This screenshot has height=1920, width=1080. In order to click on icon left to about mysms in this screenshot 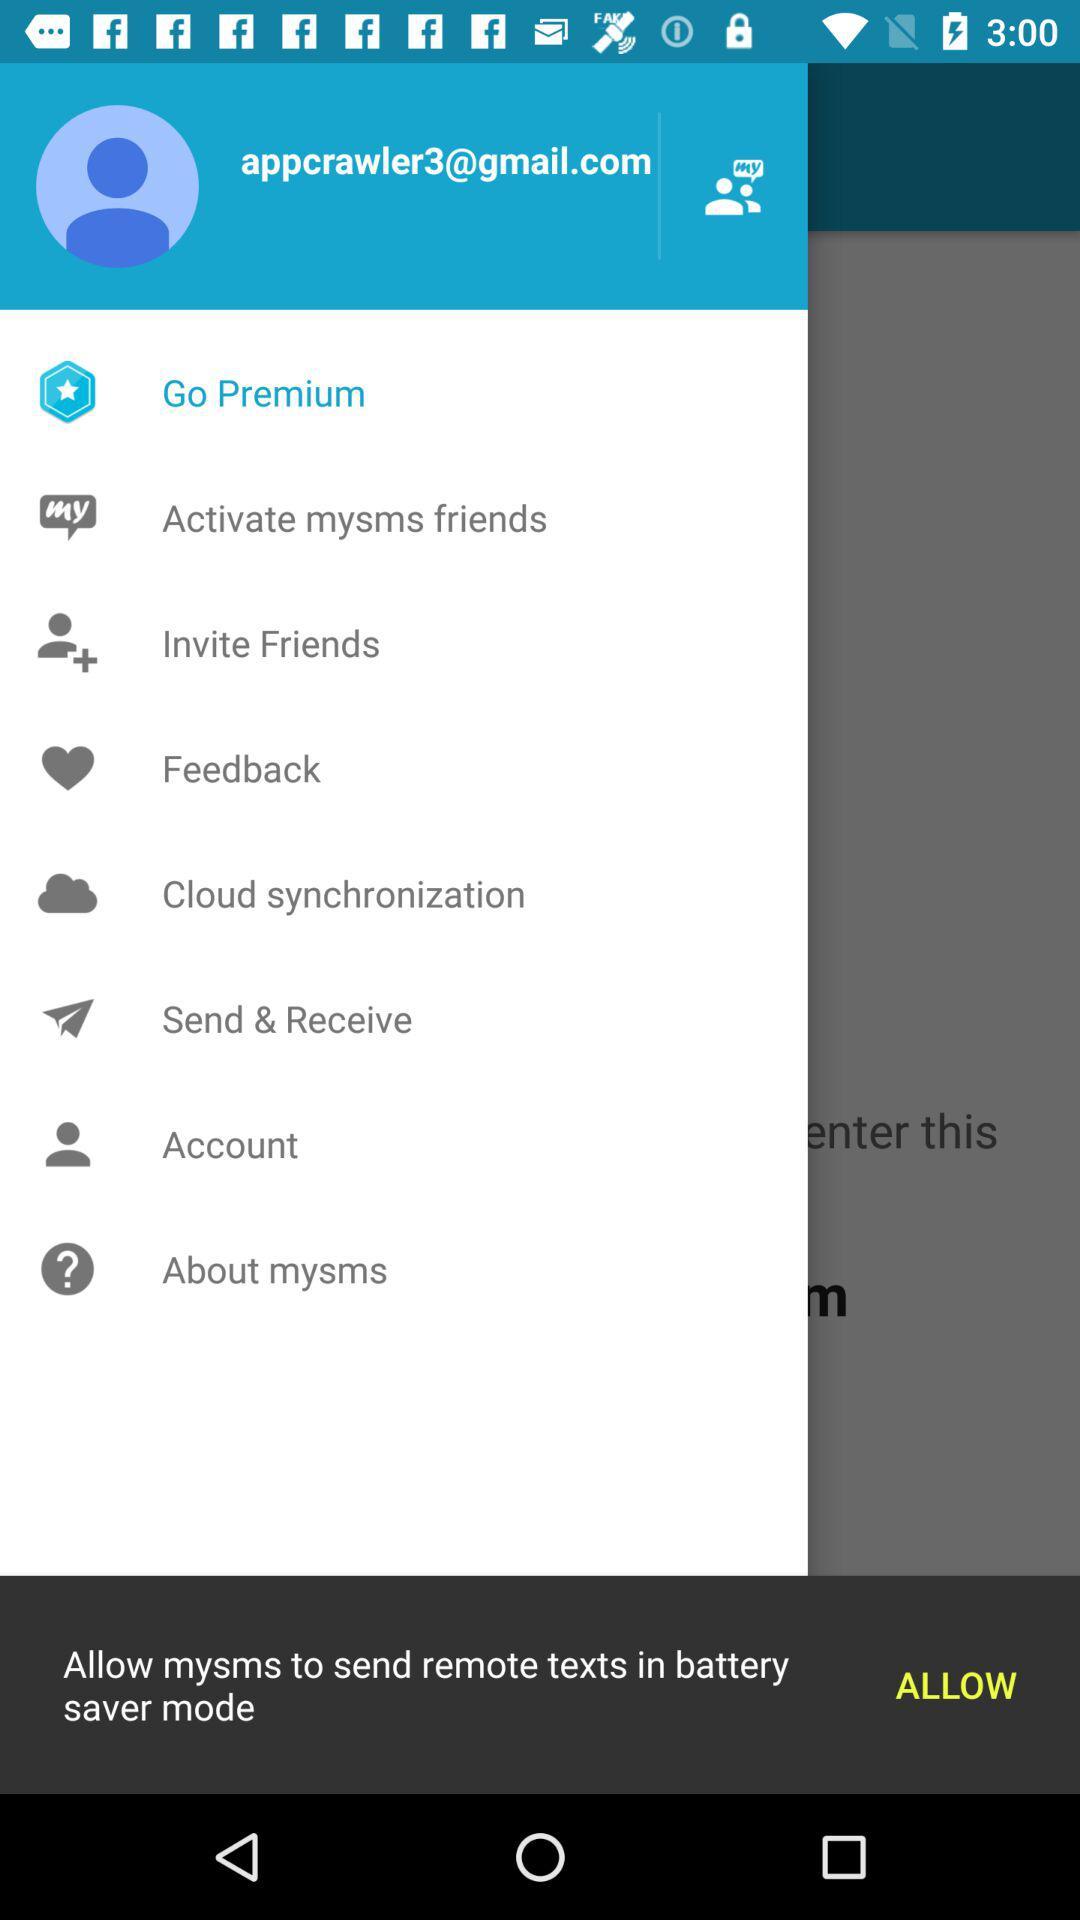, I will do `click(72, 1268)`.